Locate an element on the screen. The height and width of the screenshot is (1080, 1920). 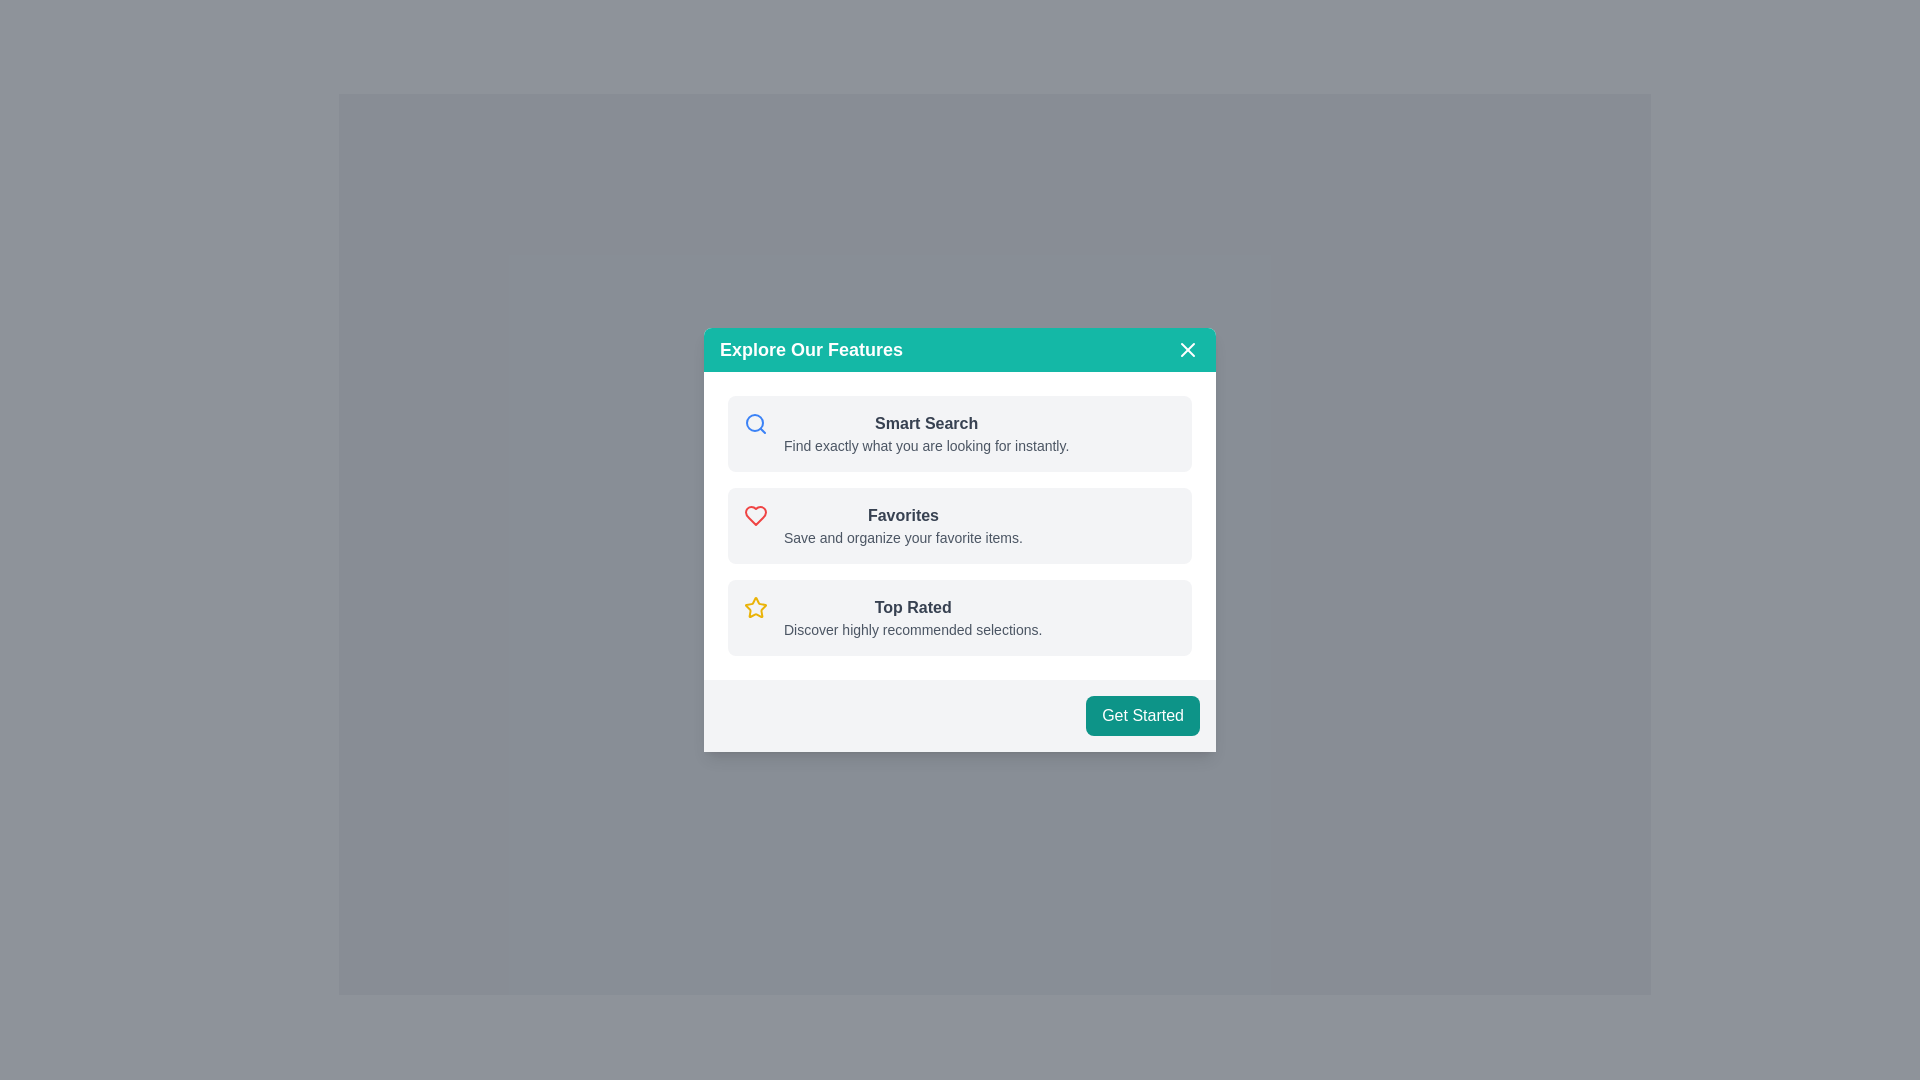
the text label that contains the phrase 'Save and organize your favorite items.' which is styled in a smaller font size and gray color, located below the 'Favorites' heading in the card section of the interface labeled 'Explore Our Features.' is located at coordinates (902, 536).